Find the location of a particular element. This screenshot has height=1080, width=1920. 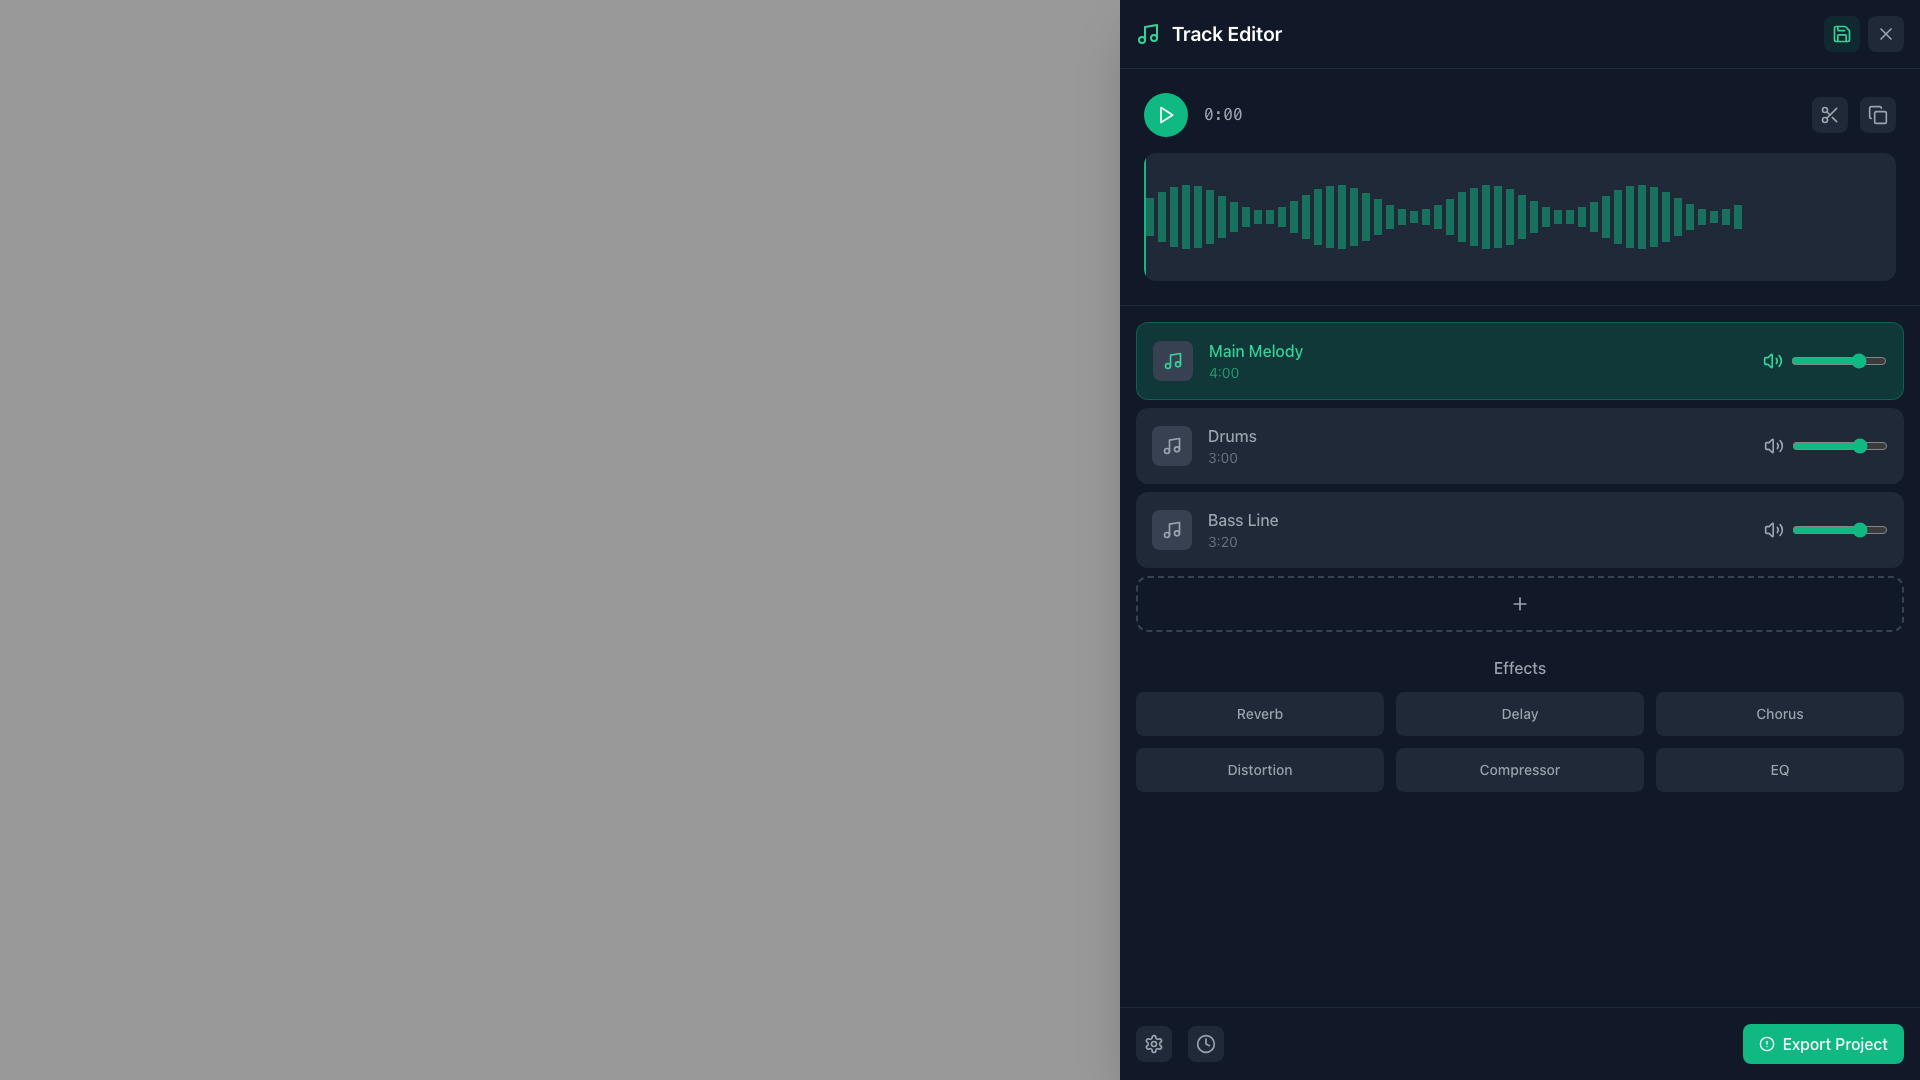

the small rectangular button with rounded corners and a copy icon in its center, positioned is located at coordinates (1876, 115).